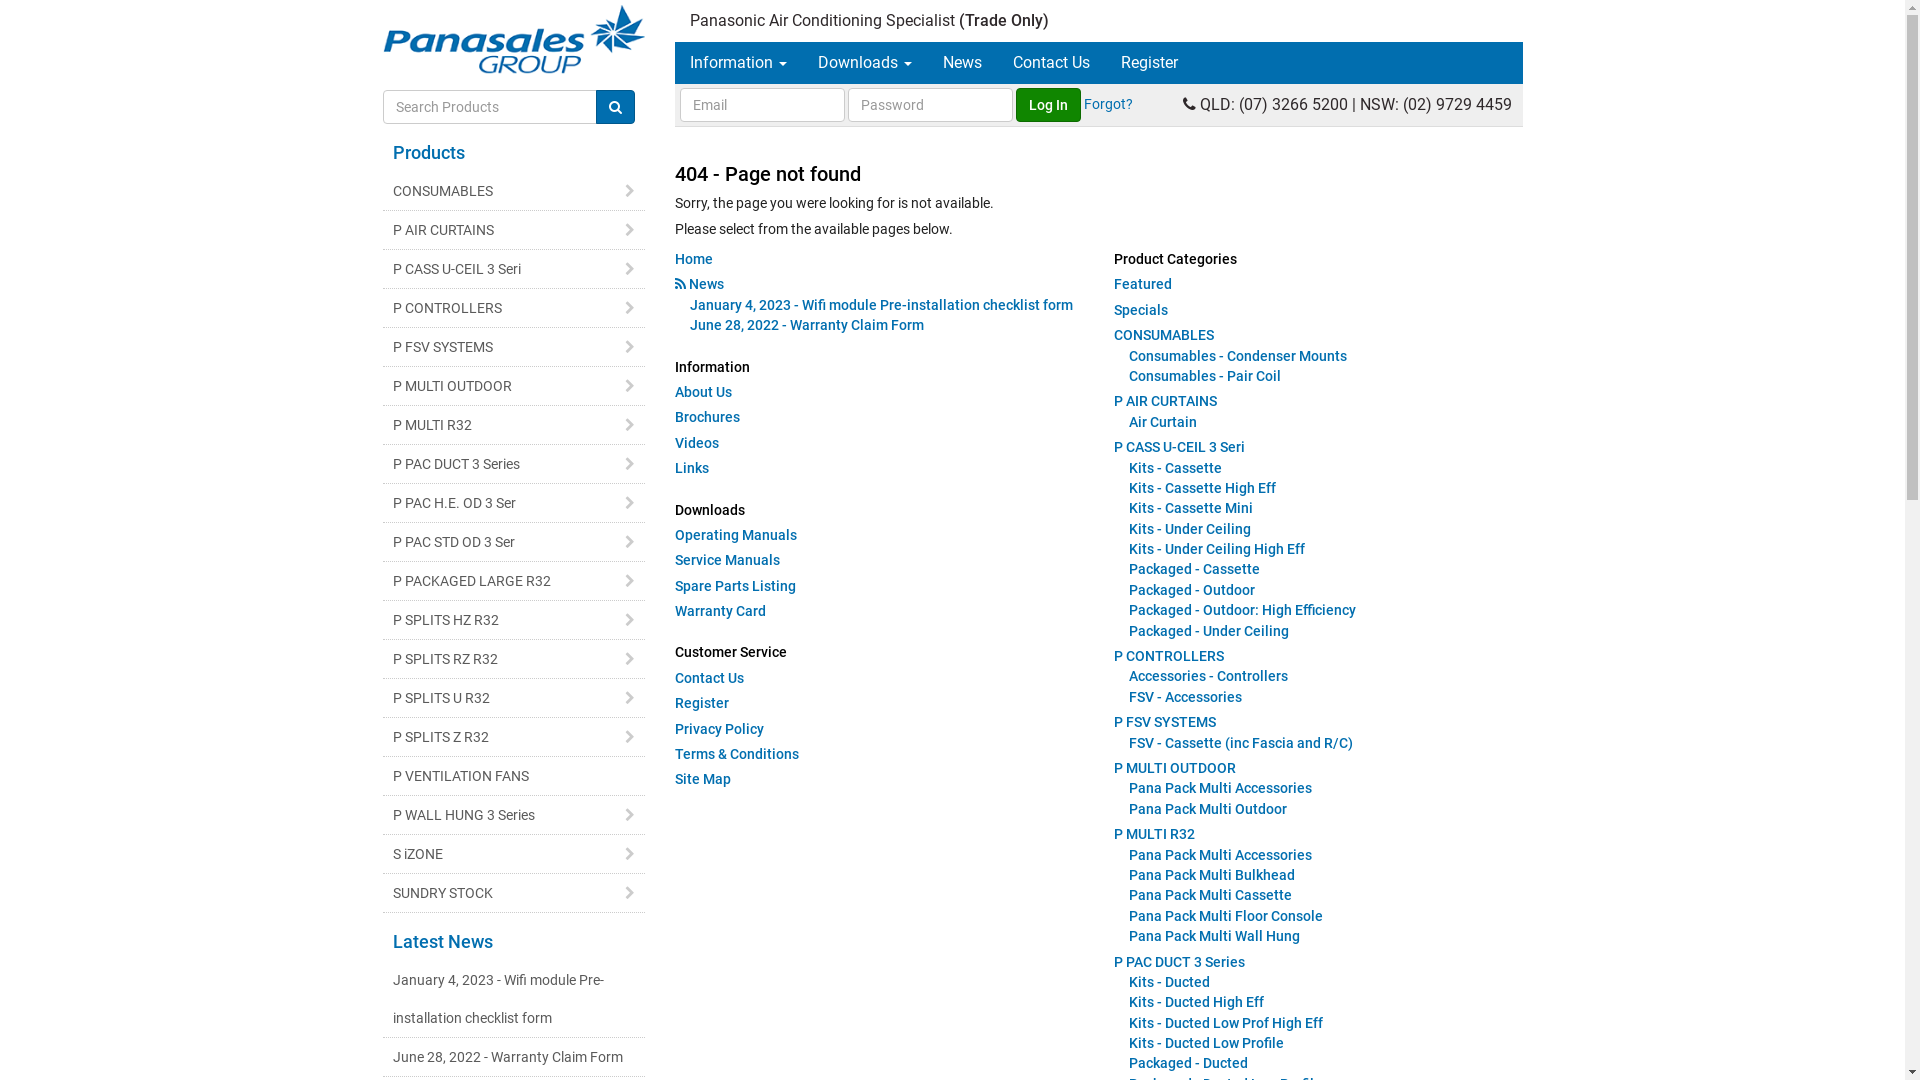 Image resolution: width=1920 pixels, height=1080 pixels. Describe the element at coordinates (614, 107) in the screenshot. I see `'Go!'` at that location.